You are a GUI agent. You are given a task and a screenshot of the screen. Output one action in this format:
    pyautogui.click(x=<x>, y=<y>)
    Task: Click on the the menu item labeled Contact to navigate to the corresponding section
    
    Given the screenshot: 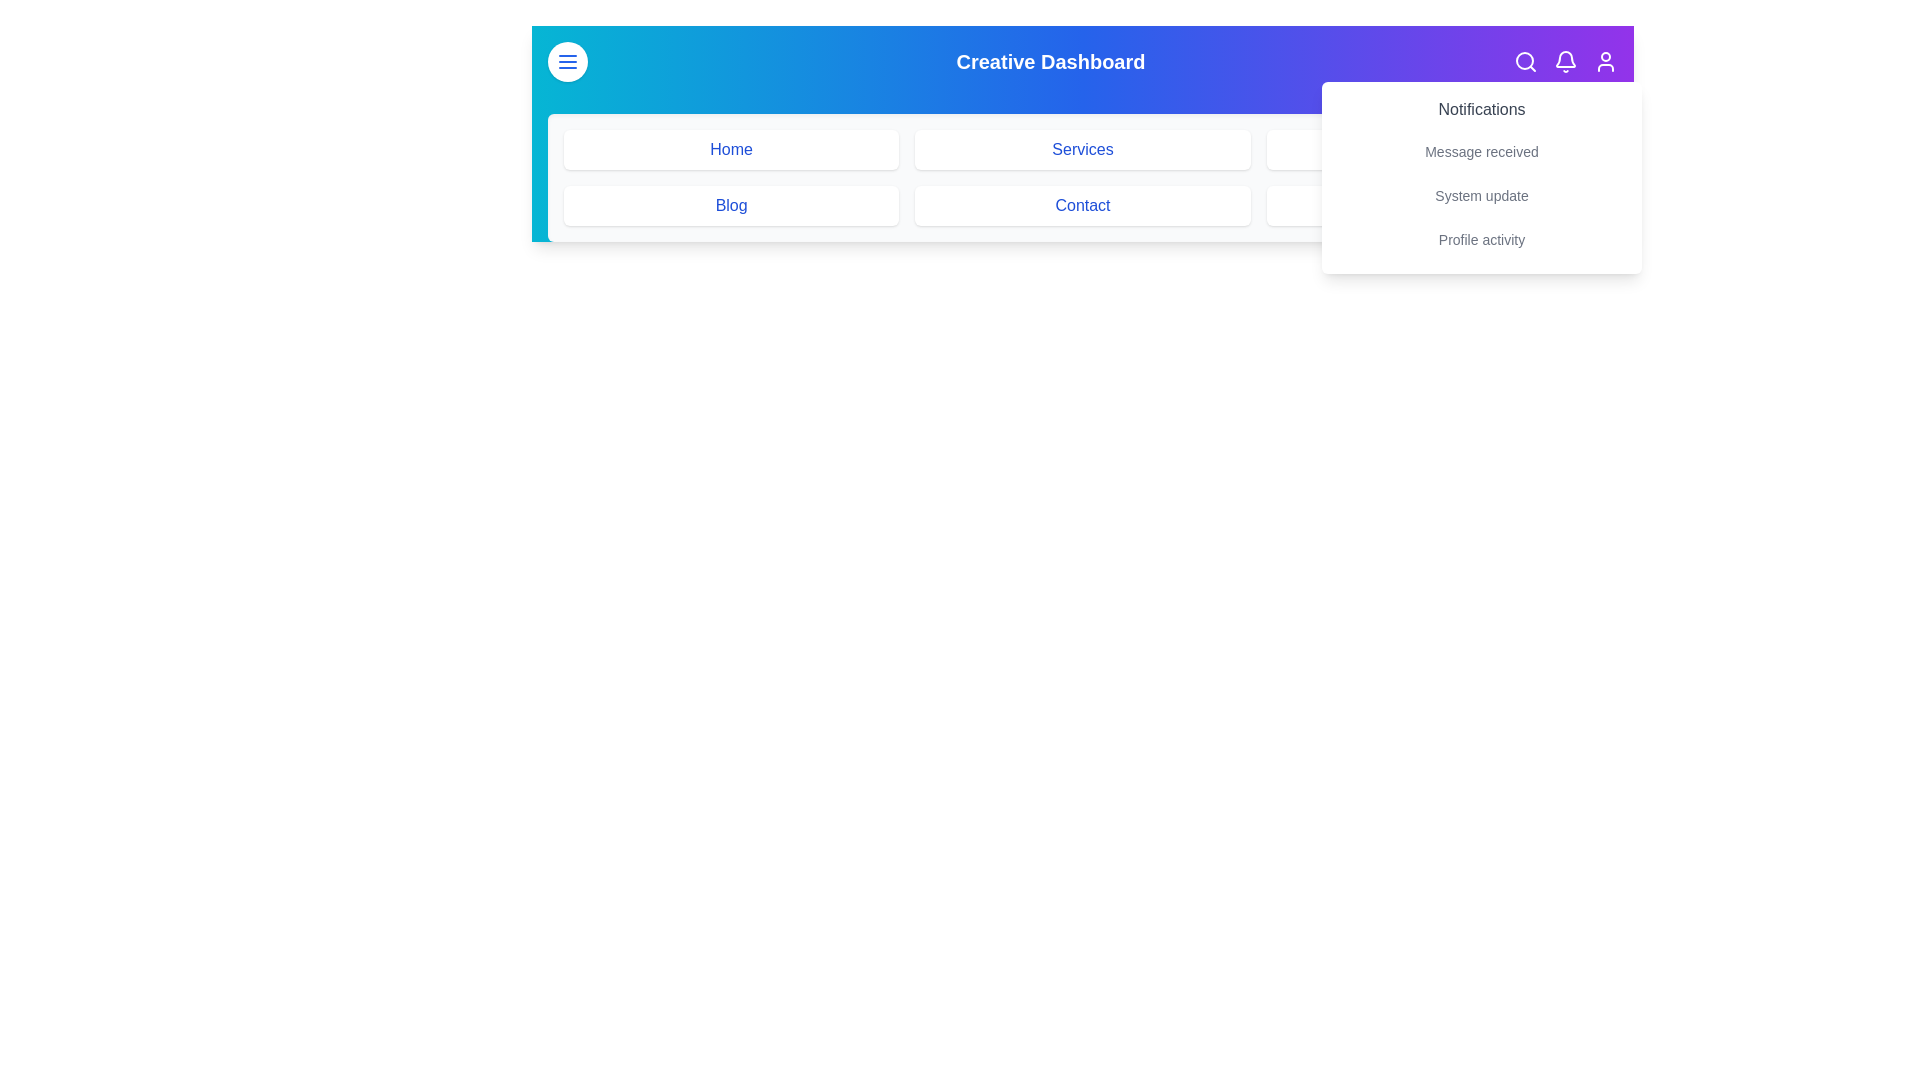 What is the action you would take?
    pyautogui.click(x=1082, y=205)
    